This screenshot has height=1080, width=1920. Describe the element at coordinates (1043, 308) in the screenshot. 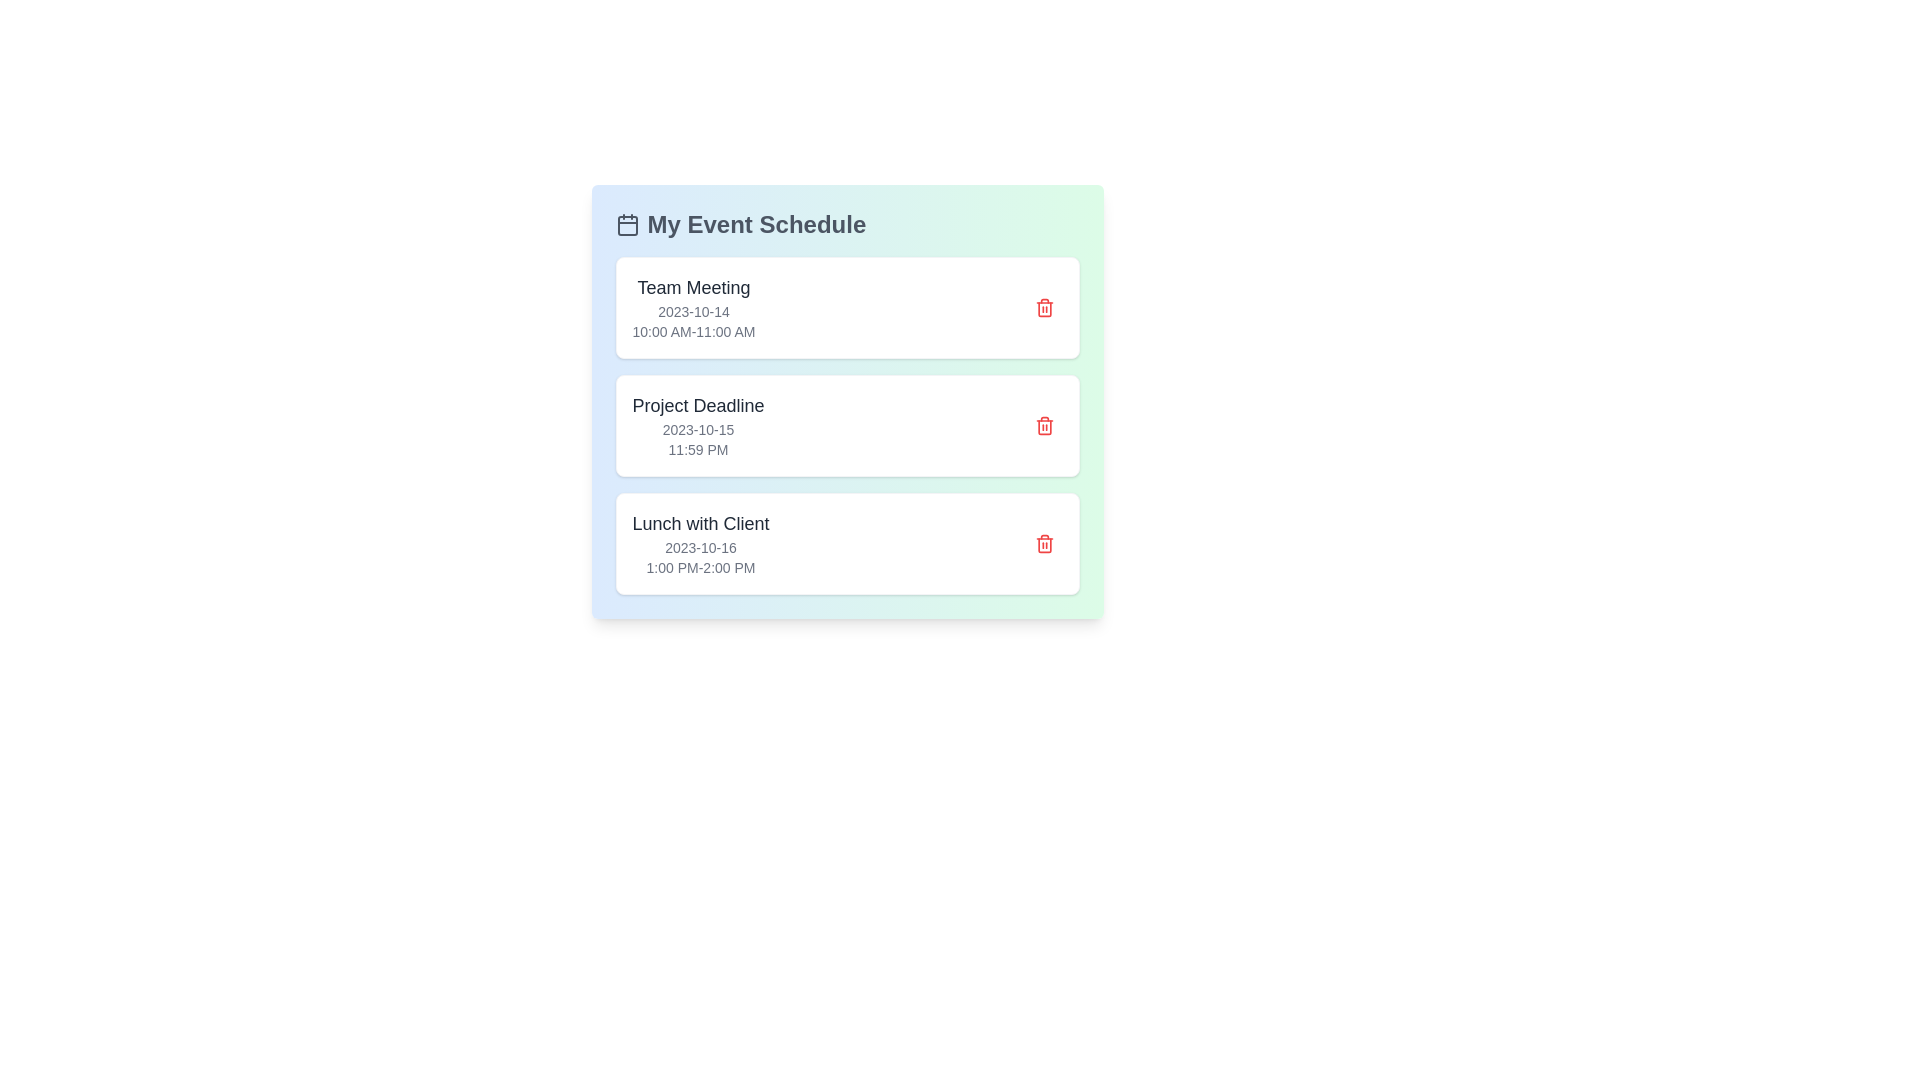

I see `the delete button for the event labeled 'Team Meeting'` at that location.